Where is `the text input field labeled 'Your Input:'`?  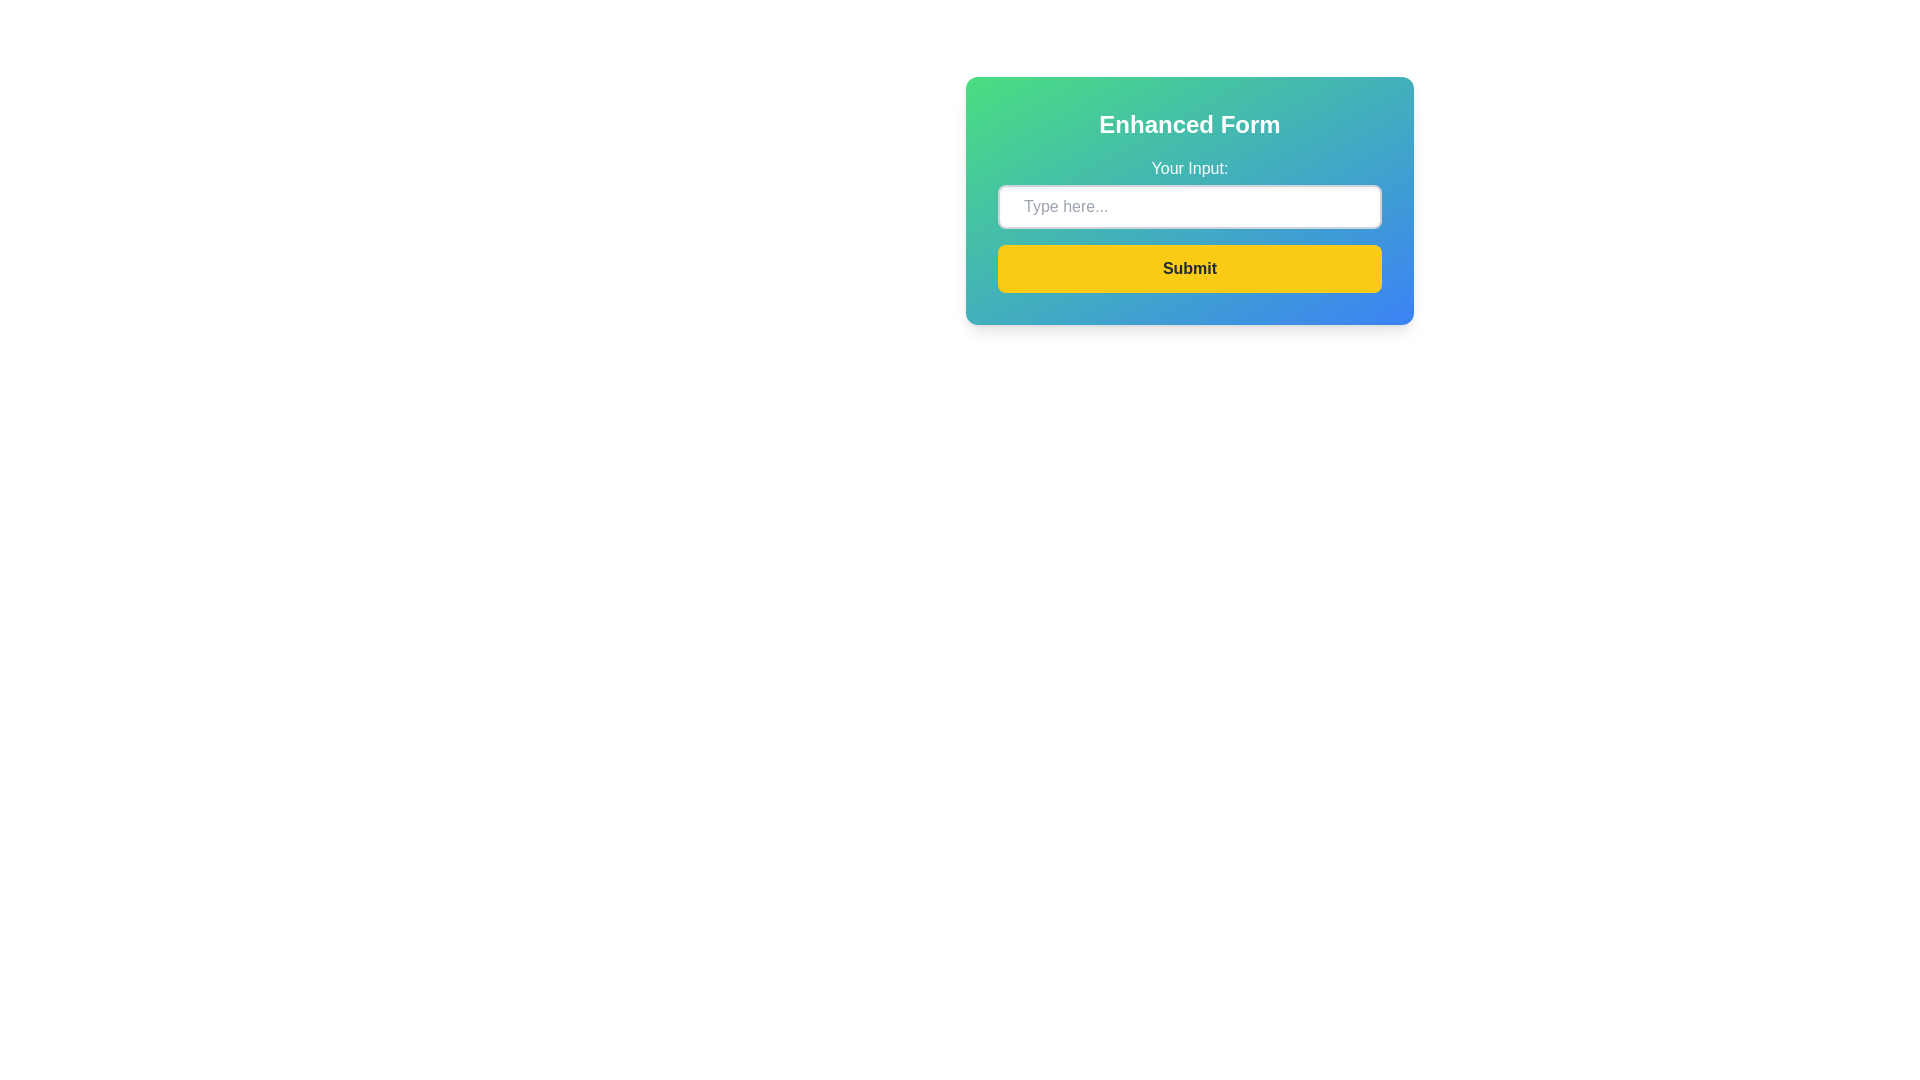 the text input field labeled 'Your Input:' is located at coordinates (1190, 192).